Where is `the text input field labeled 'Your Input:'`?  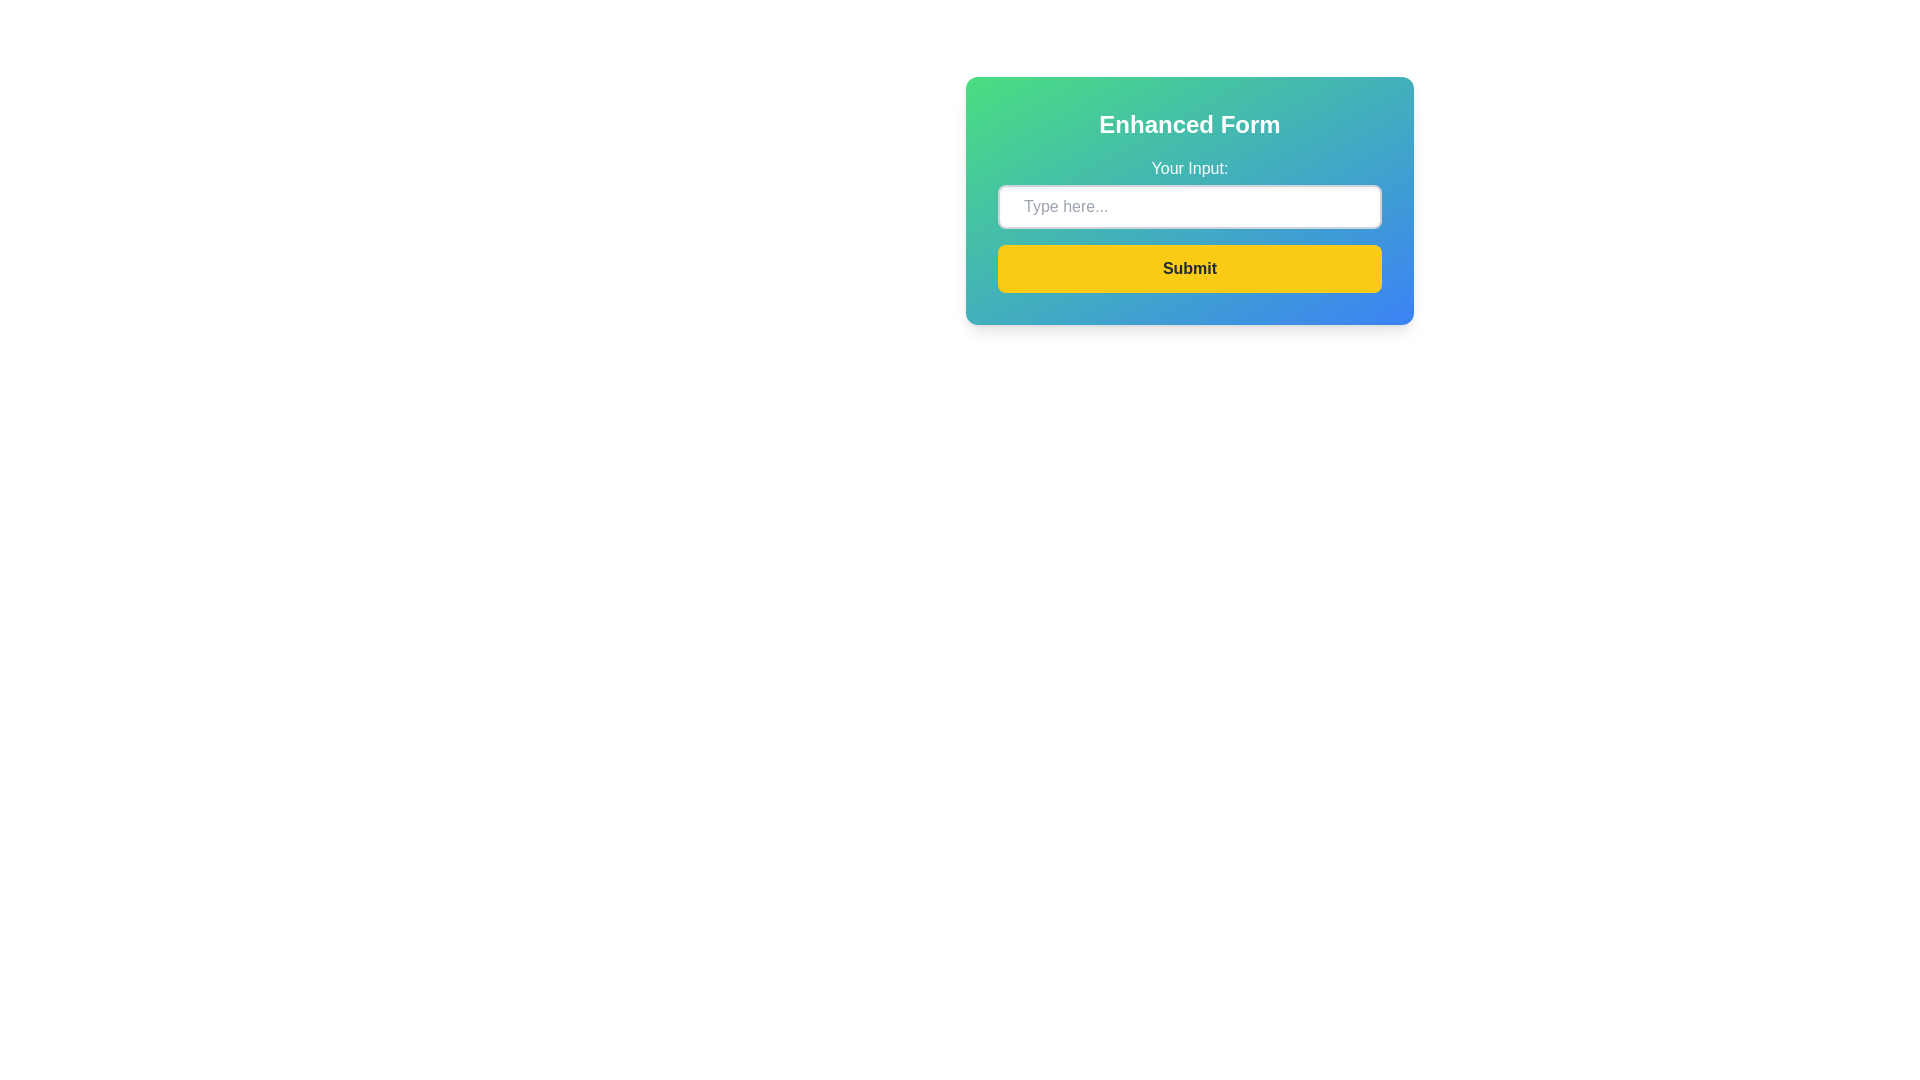 the text input field labeled 'Your Input:' is located at coordinates (1190, 192).